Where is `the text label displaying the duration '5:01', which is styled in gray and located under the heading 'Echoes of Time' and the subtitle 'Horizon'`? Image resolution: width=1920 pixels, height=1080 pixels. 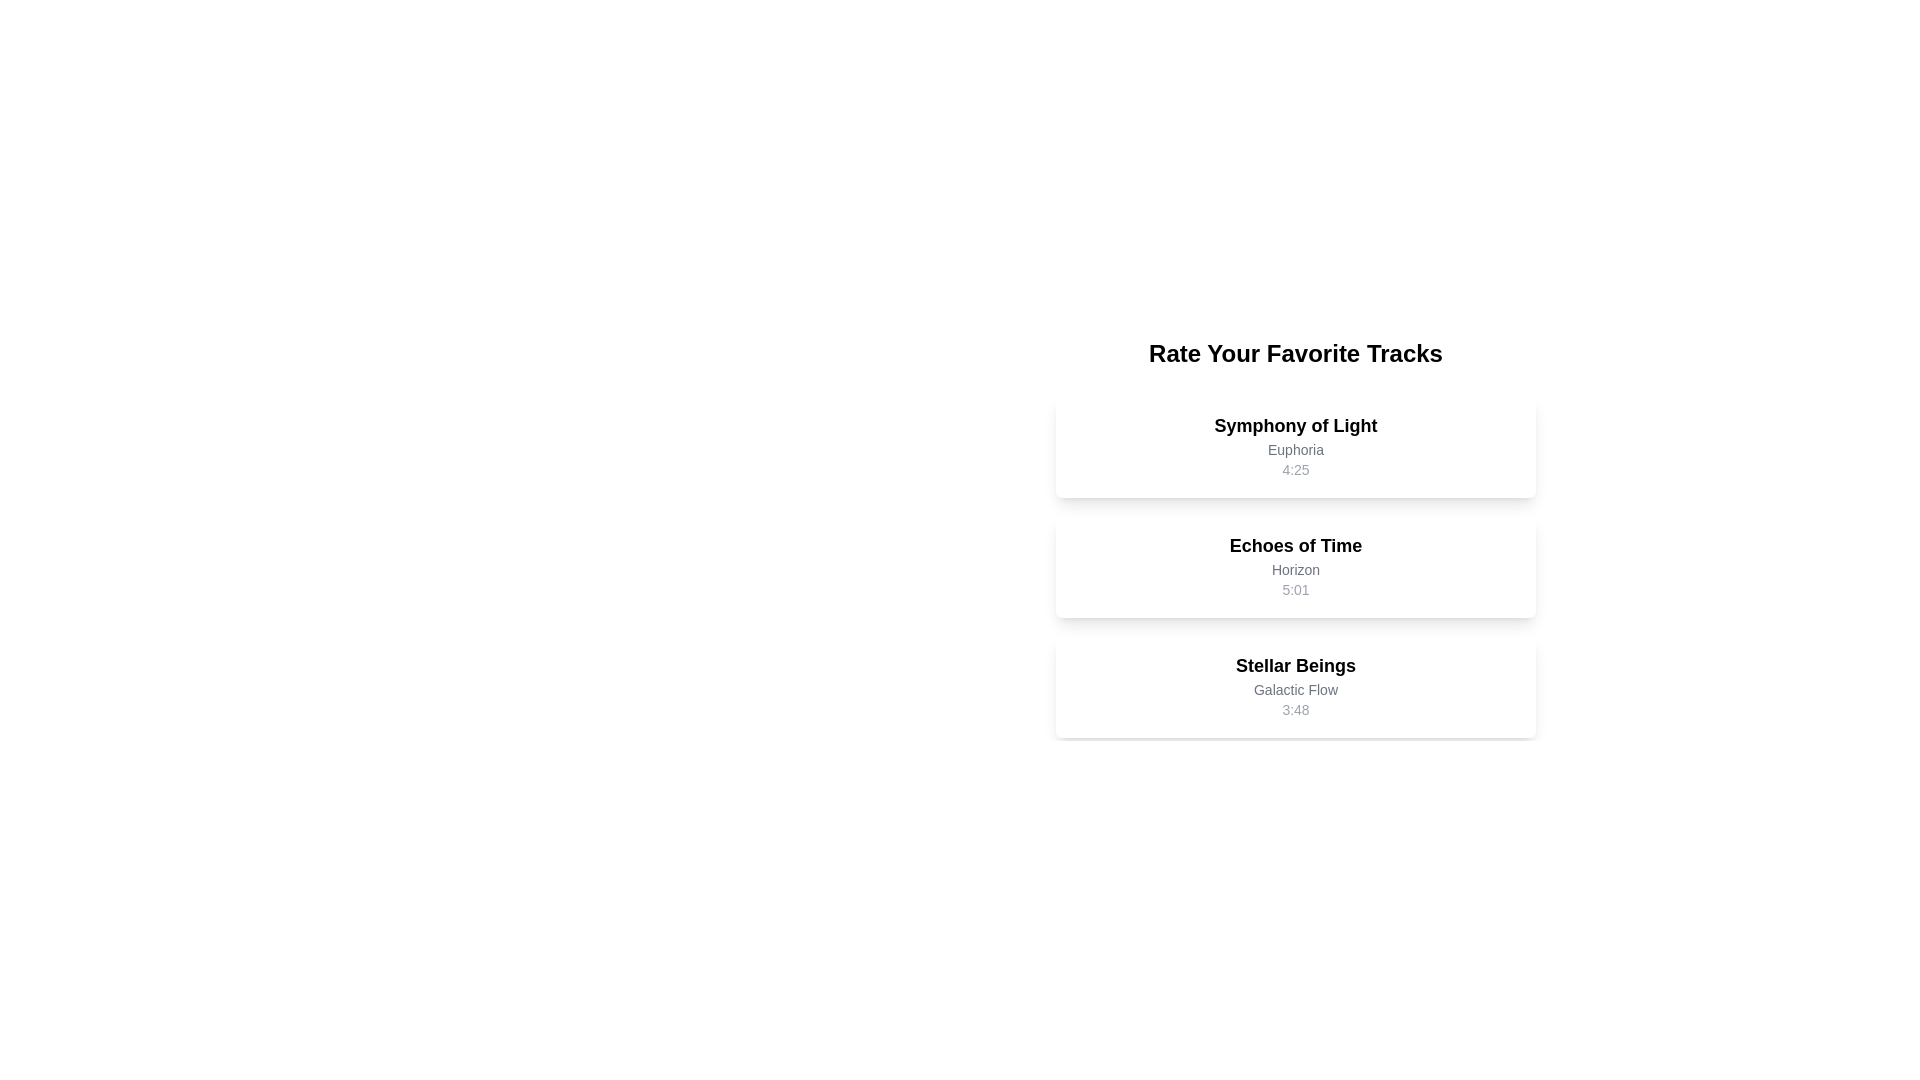 the text label displaying the duration '5:01', which is styled in gray and located under the heading 'Echoes of Time' and the subtitle 'Horizon' is located at coordinates (1296, 589).